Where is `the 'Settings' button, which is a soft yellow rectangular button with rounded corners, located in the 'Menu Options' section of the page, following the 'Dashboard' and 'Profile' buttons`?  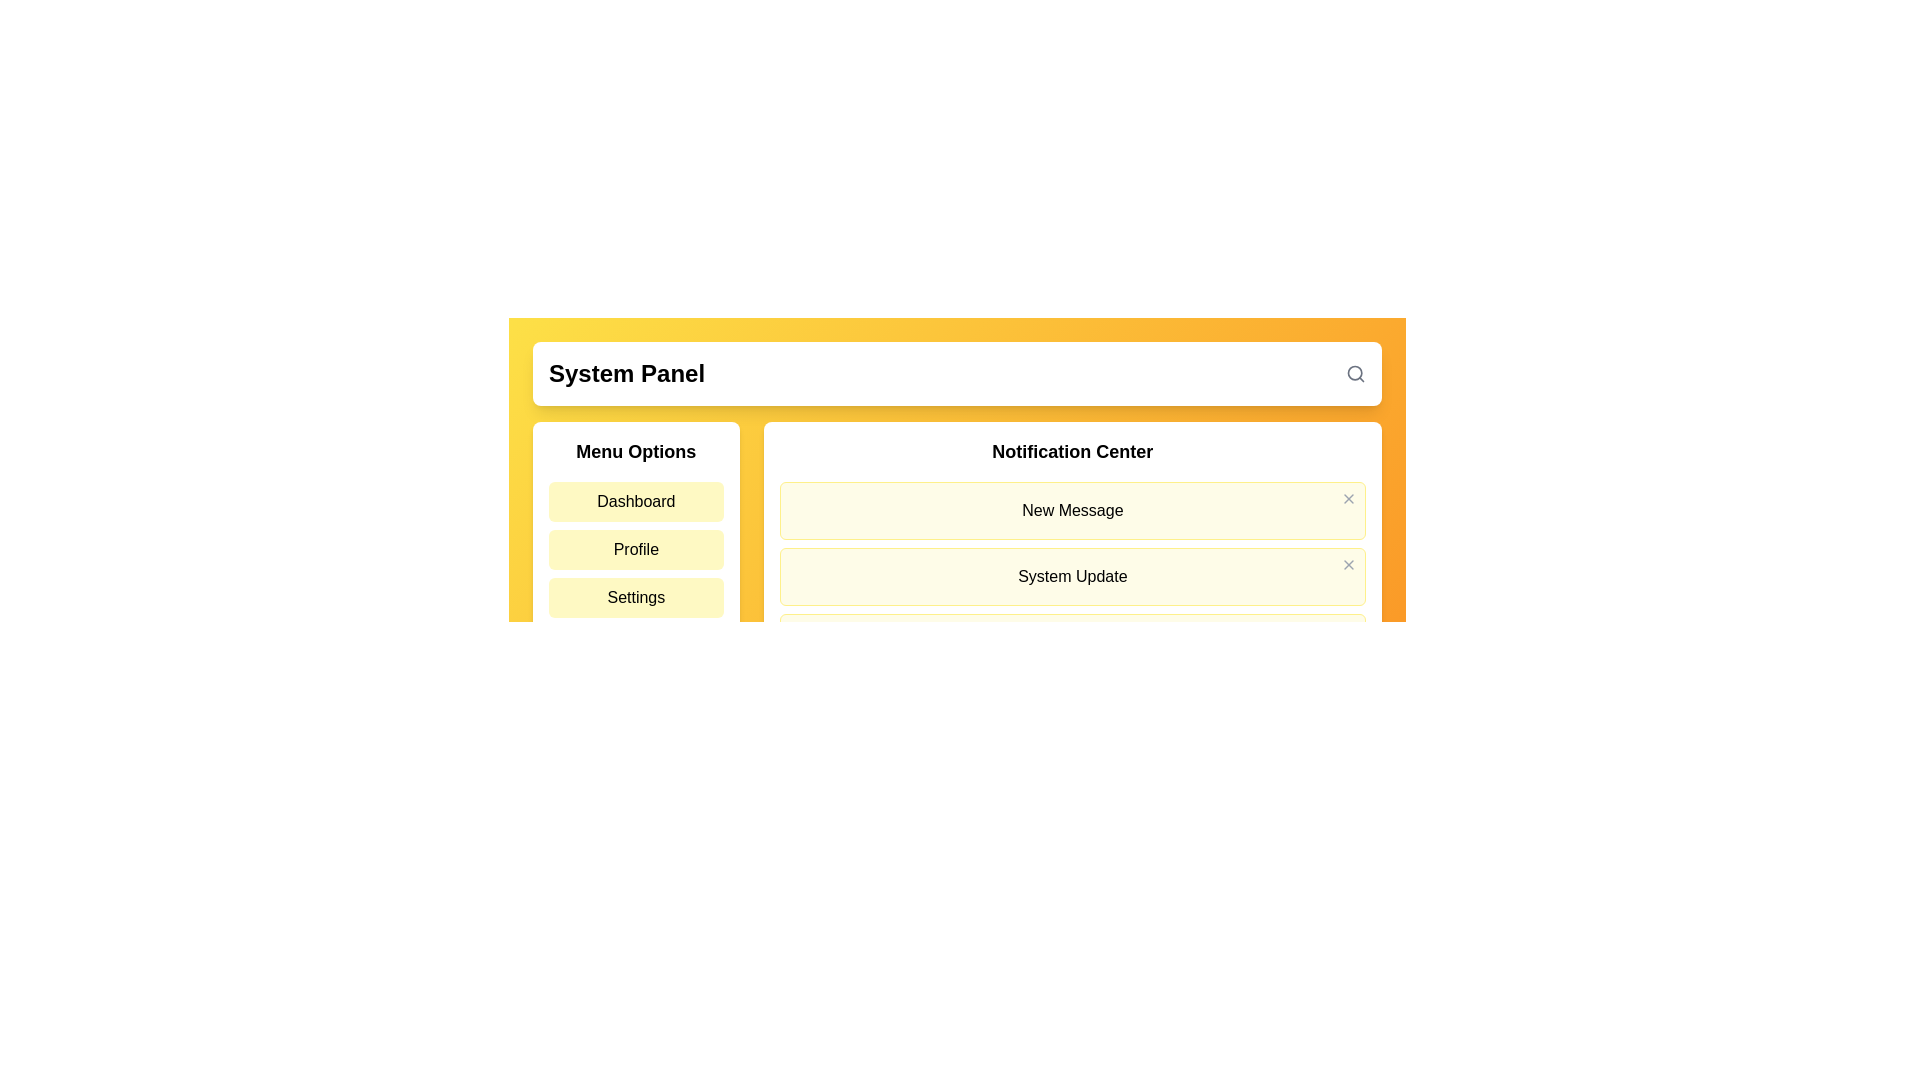
the 'Settings' button, which is a soft yellow rectangular button with rounded corners, located in the 'Menu Options' section of the page, following the 'Dashboard' and 'Profile' buttons is located at coordinates (635, 596).